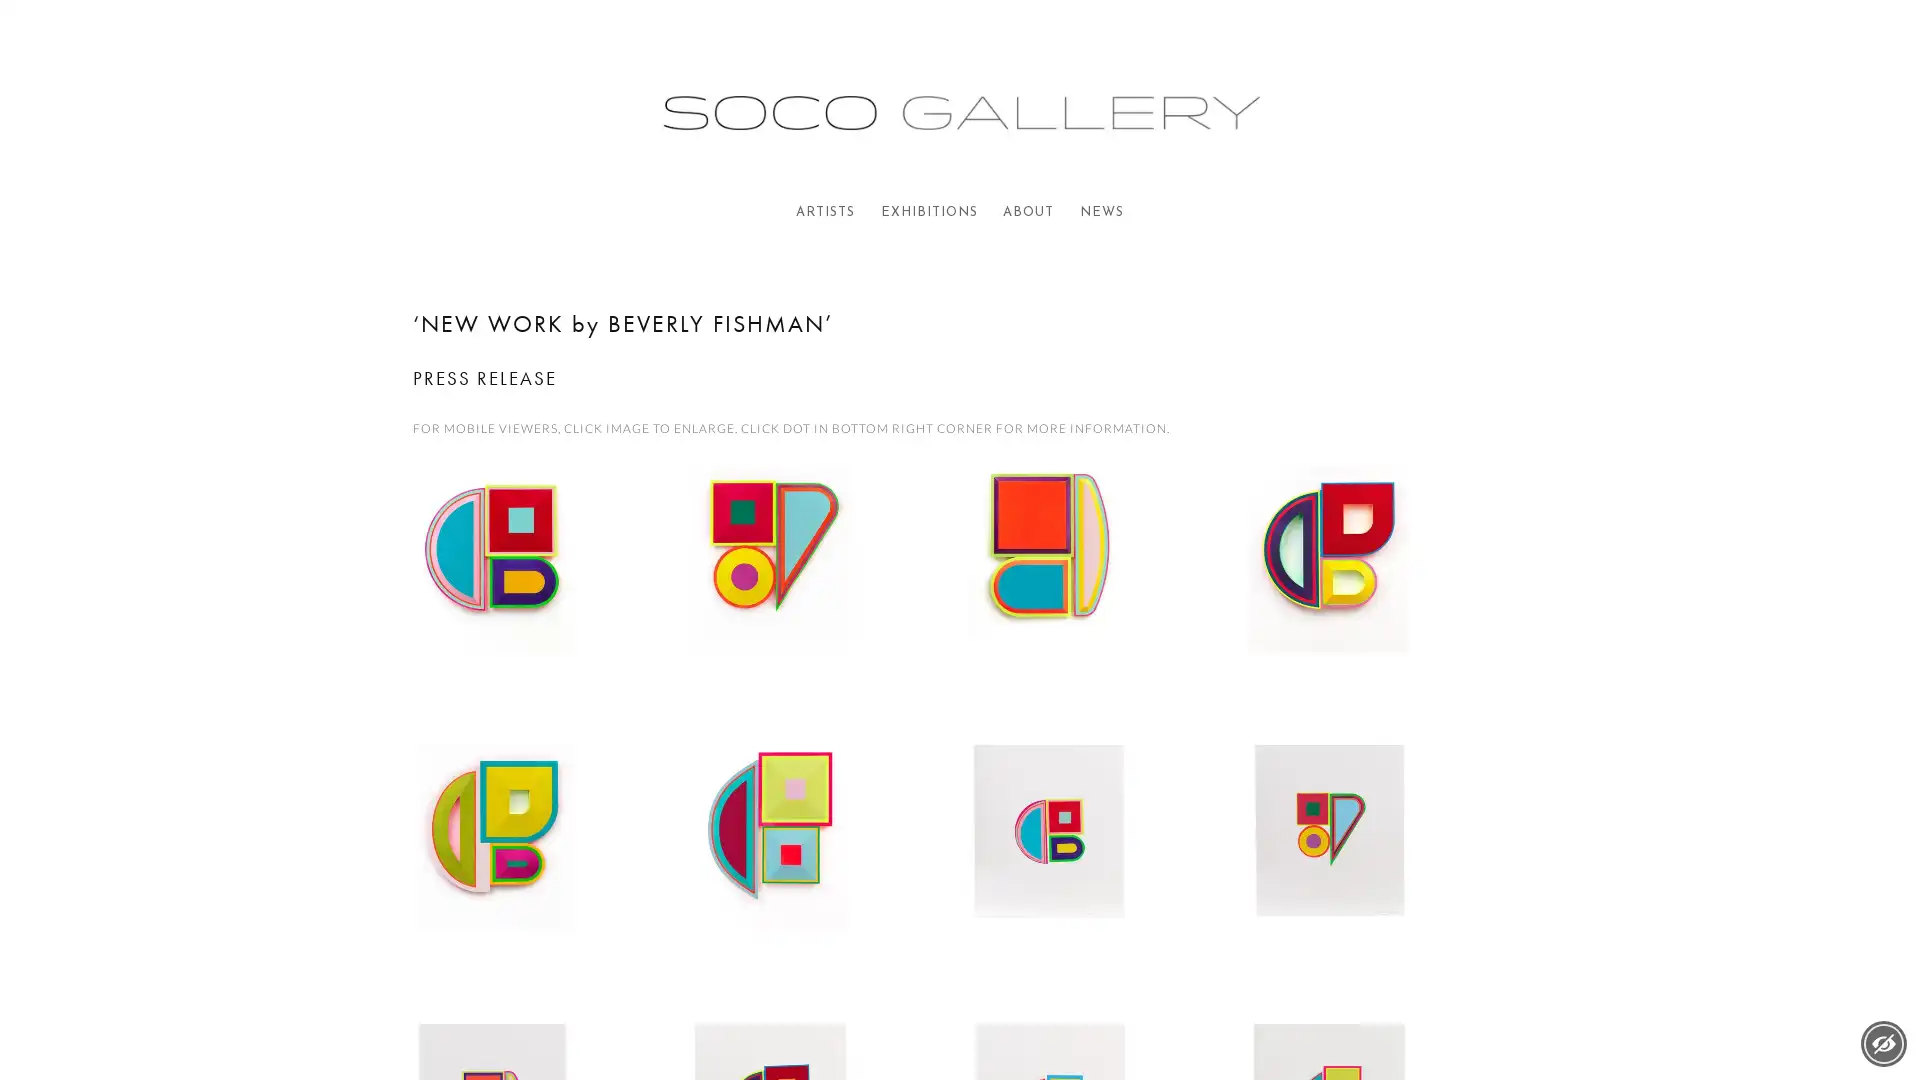 This screenshot has width=1920, height=1080. What do you see at coordinates (1098, 872) in the screenshot?
I see `View fullsize BEVERLY FISHMAN Untitled , 2021 vinyl and paper collage on smooth acid free Bristol paper 17 x 14 inches INQUIRE +` at bounding box center [1098, 872].